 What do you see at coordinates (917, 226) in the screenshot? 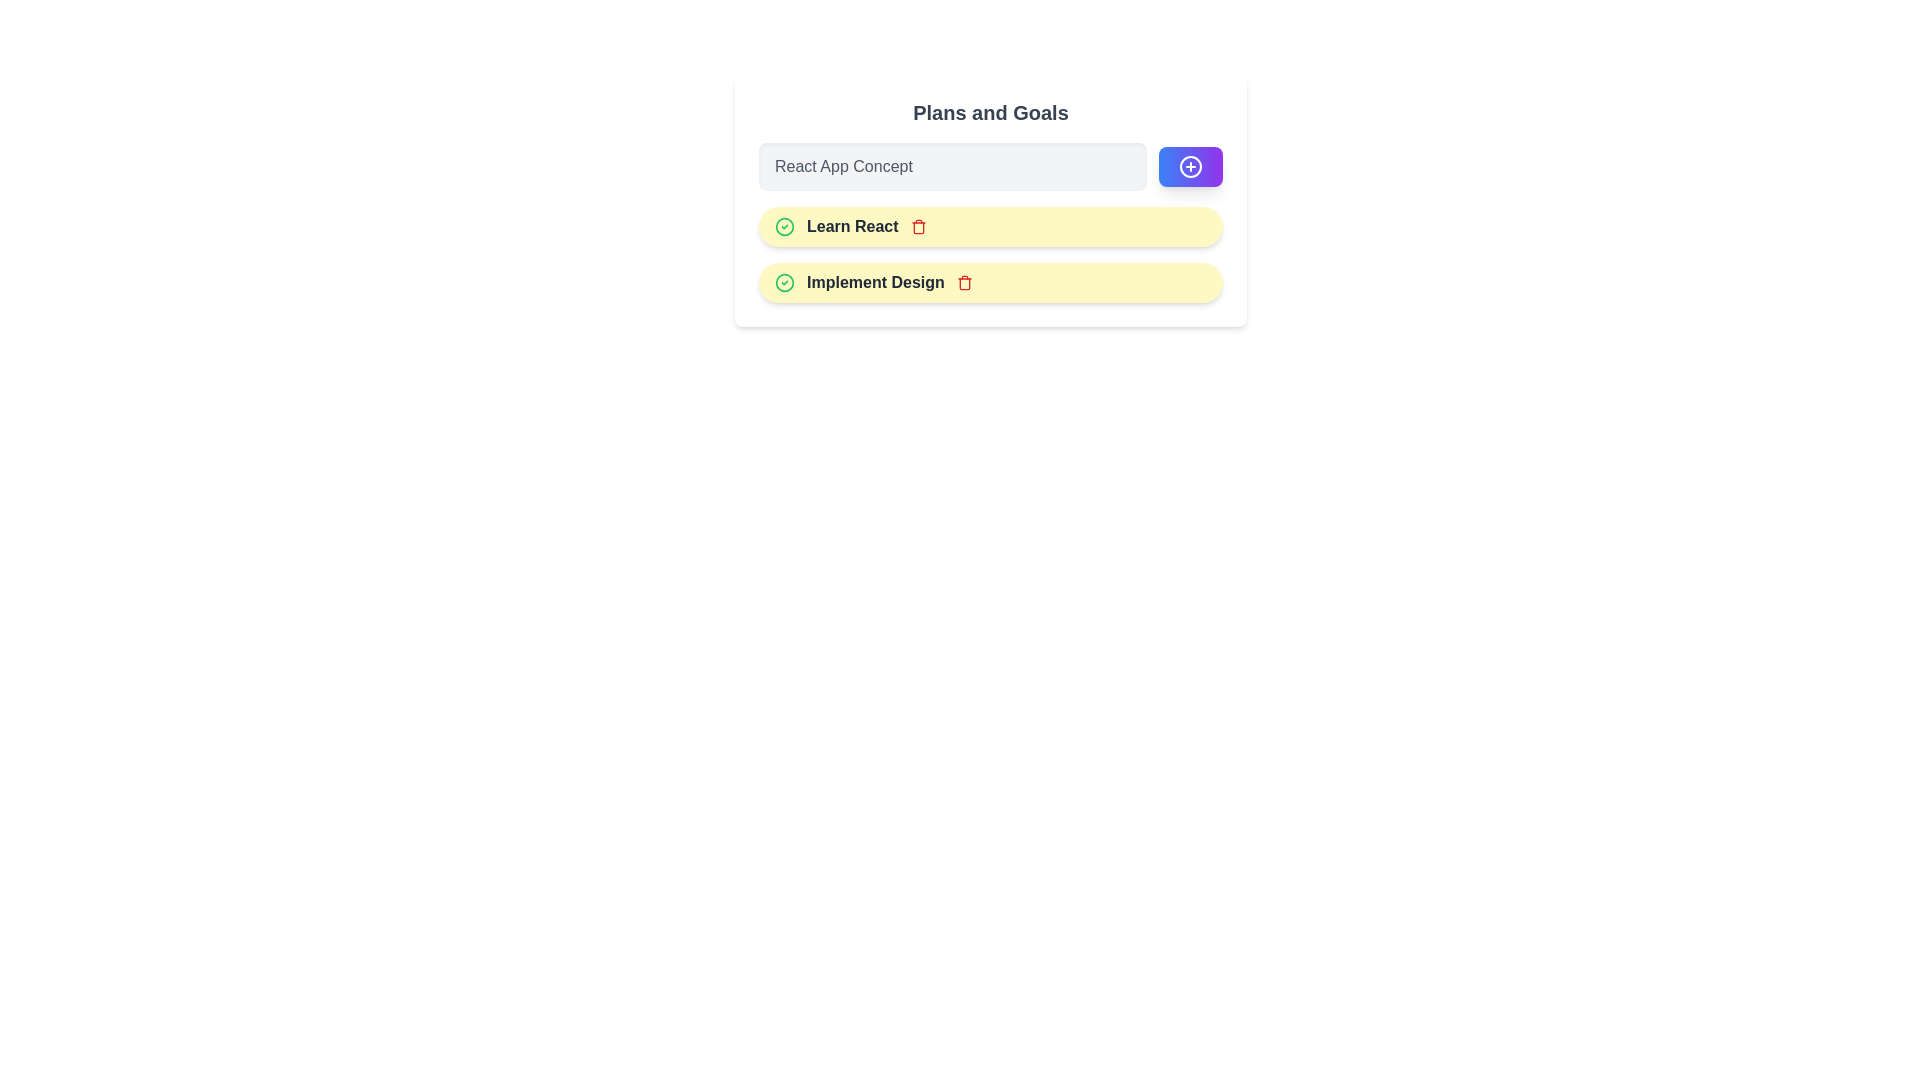
I see `the trash icon next to the task Learn React to remove it from the list` at bounding box center [917, 226].